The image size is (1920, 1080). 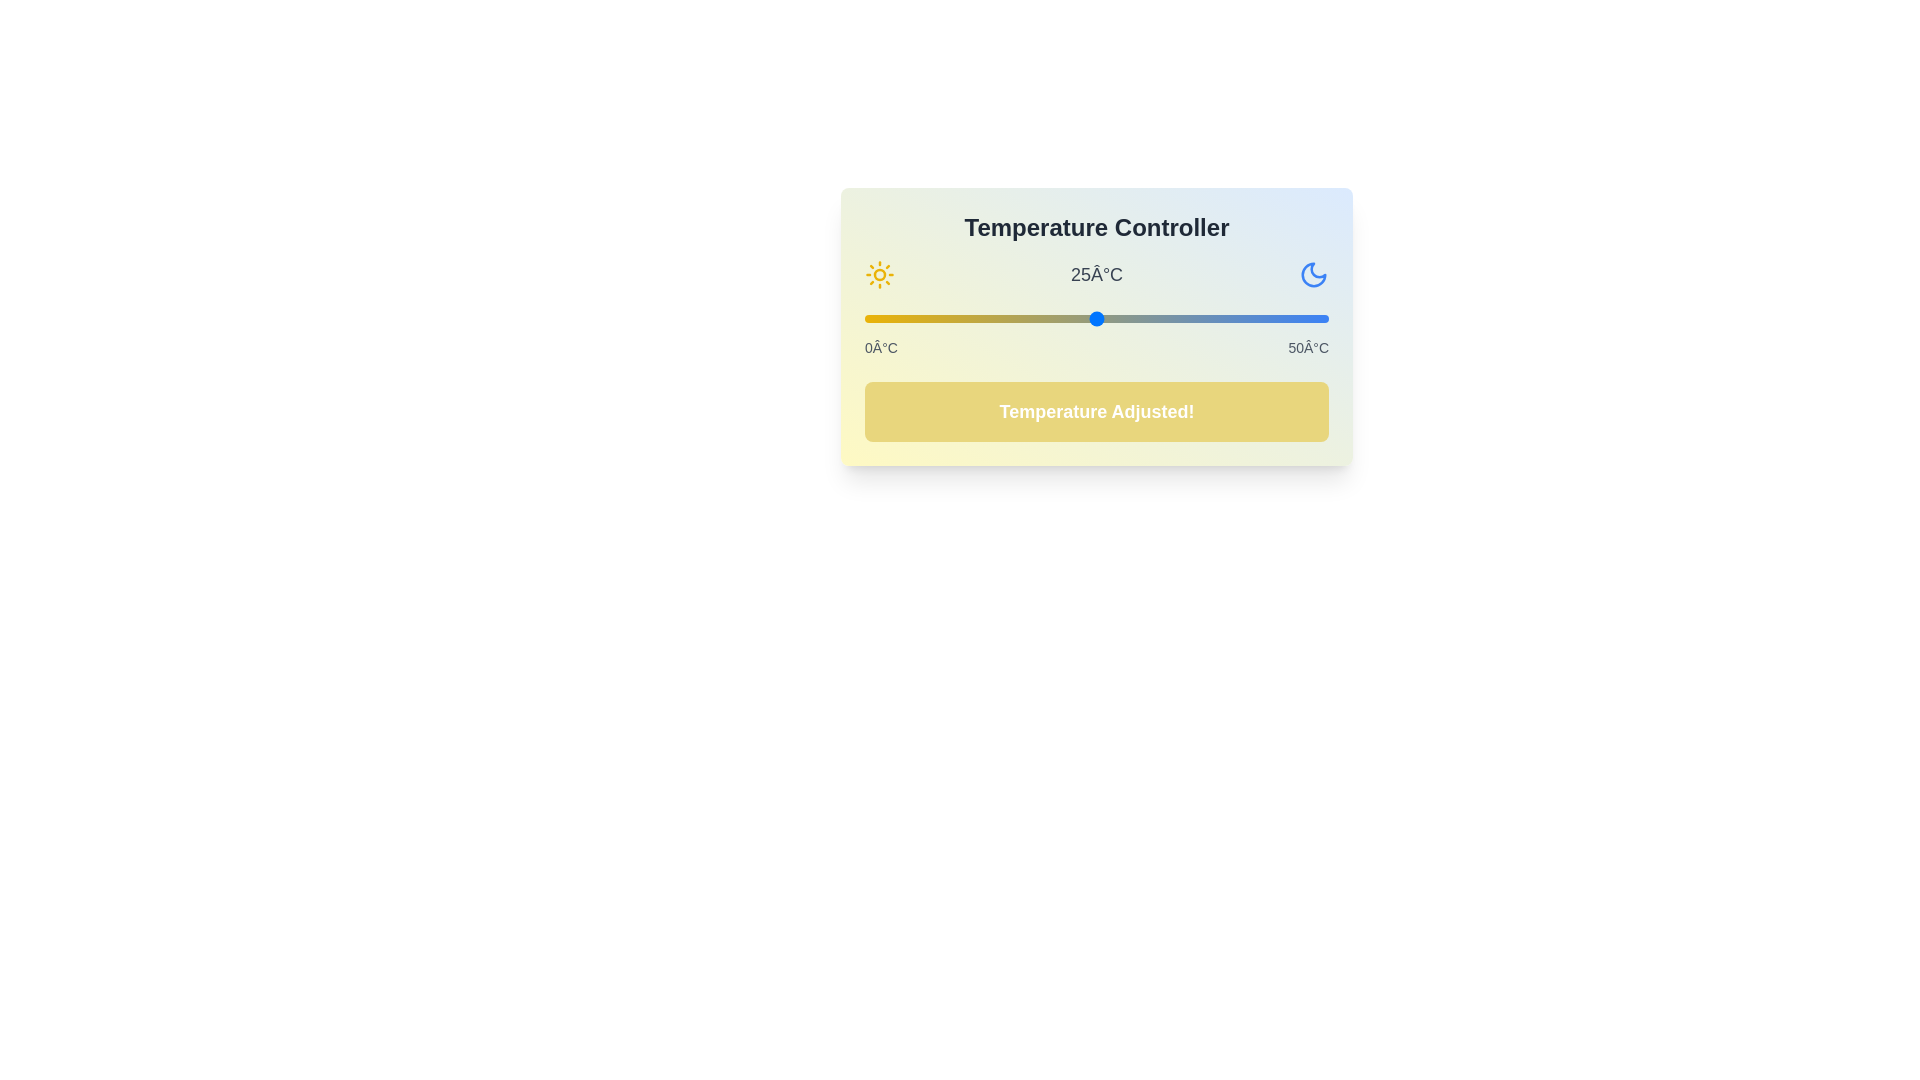 I want to click on the slider to set the temperature to 12°C, so click(x=976, y=318).